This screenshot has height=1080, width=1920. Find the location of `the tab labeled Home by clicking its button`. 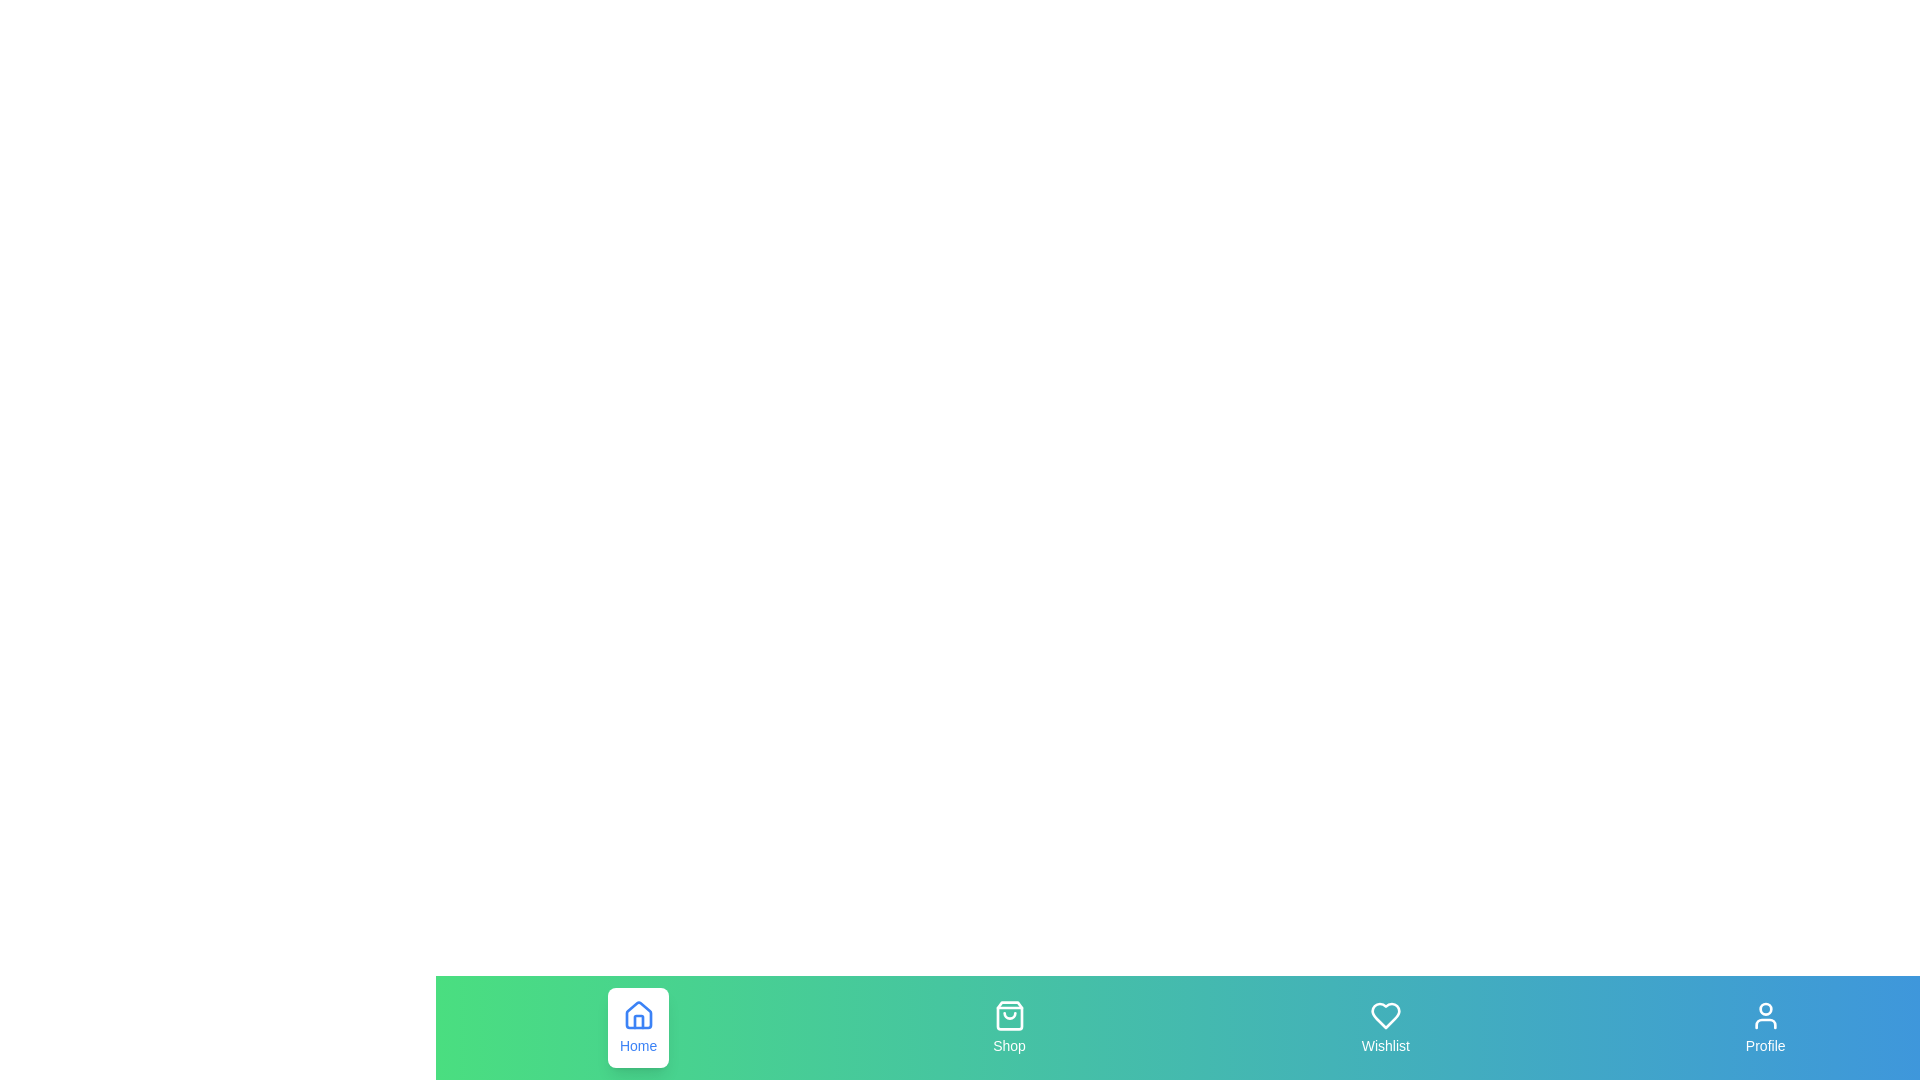

the tab labeled Home by clicking its button is located at coordinates (637, 1028).